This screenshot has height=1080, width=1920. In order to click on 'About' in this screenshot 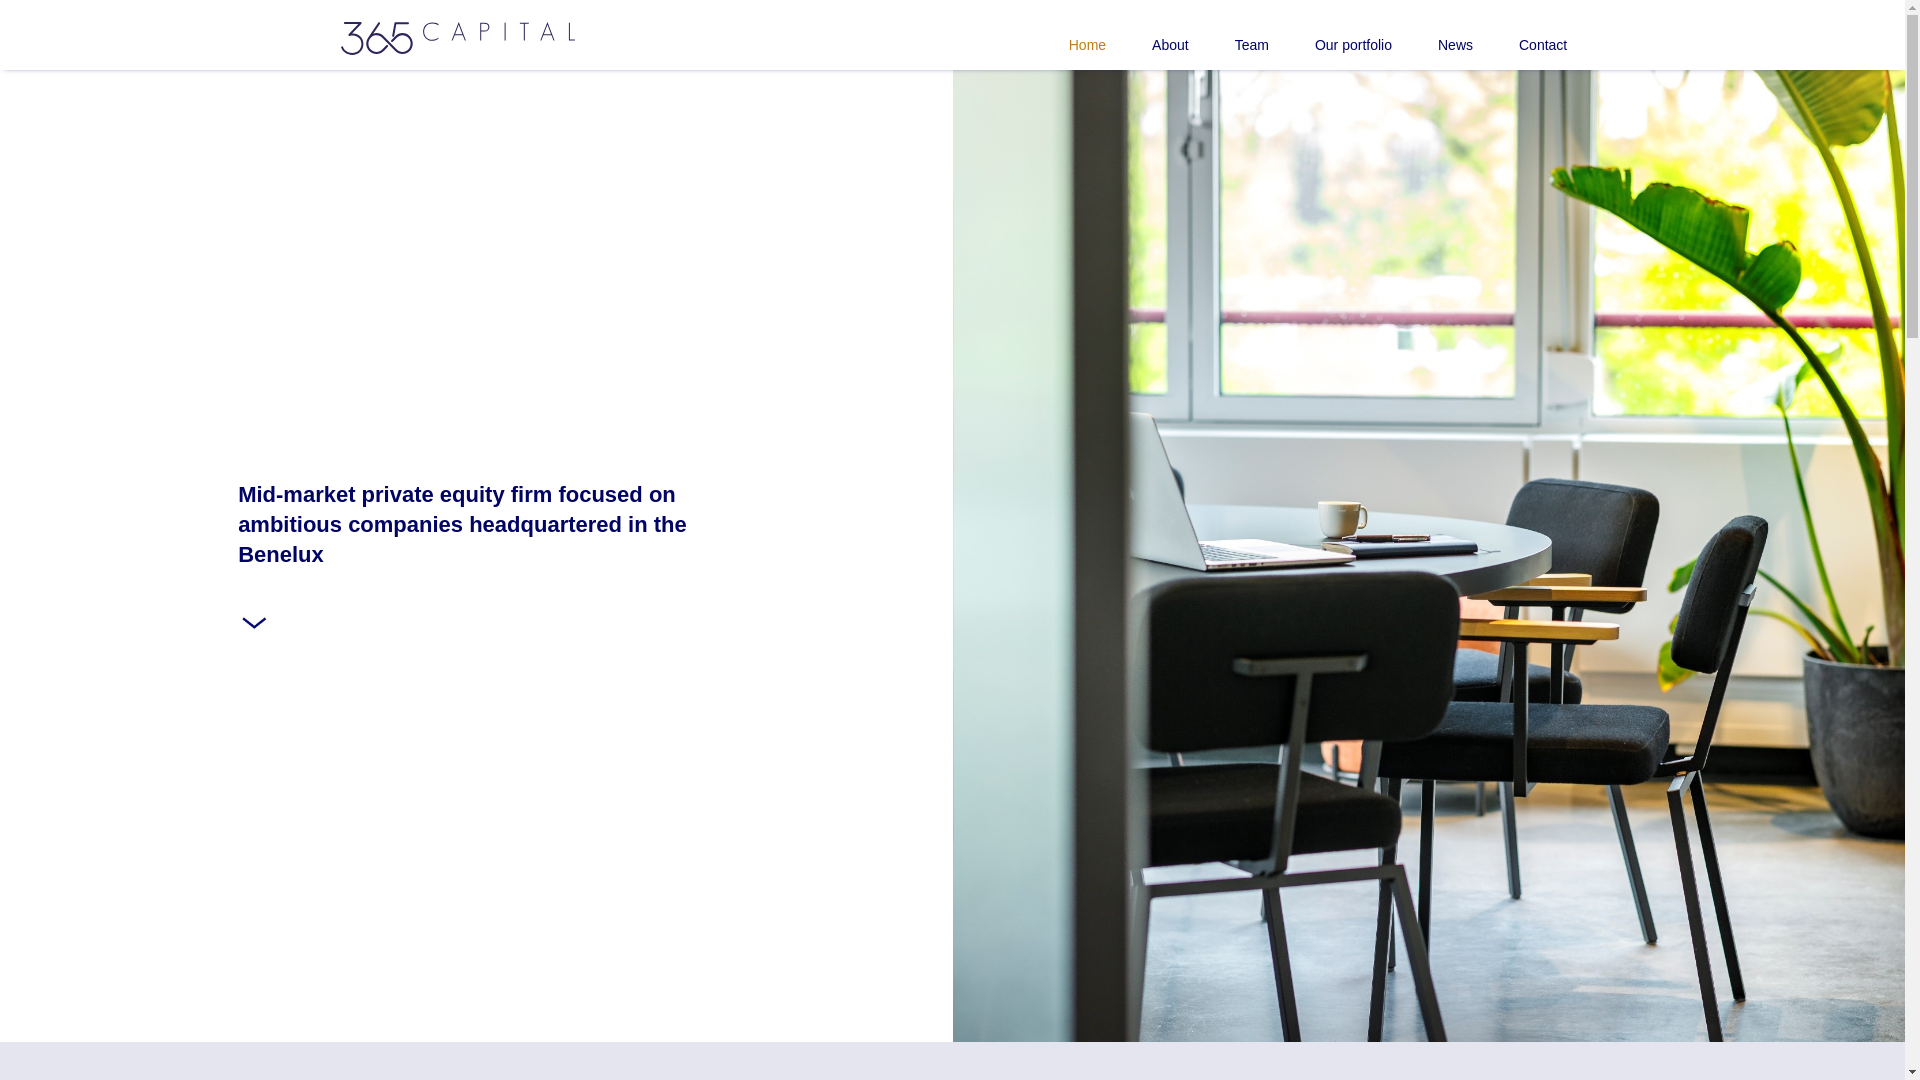, I will do `click(1147, 34)`.